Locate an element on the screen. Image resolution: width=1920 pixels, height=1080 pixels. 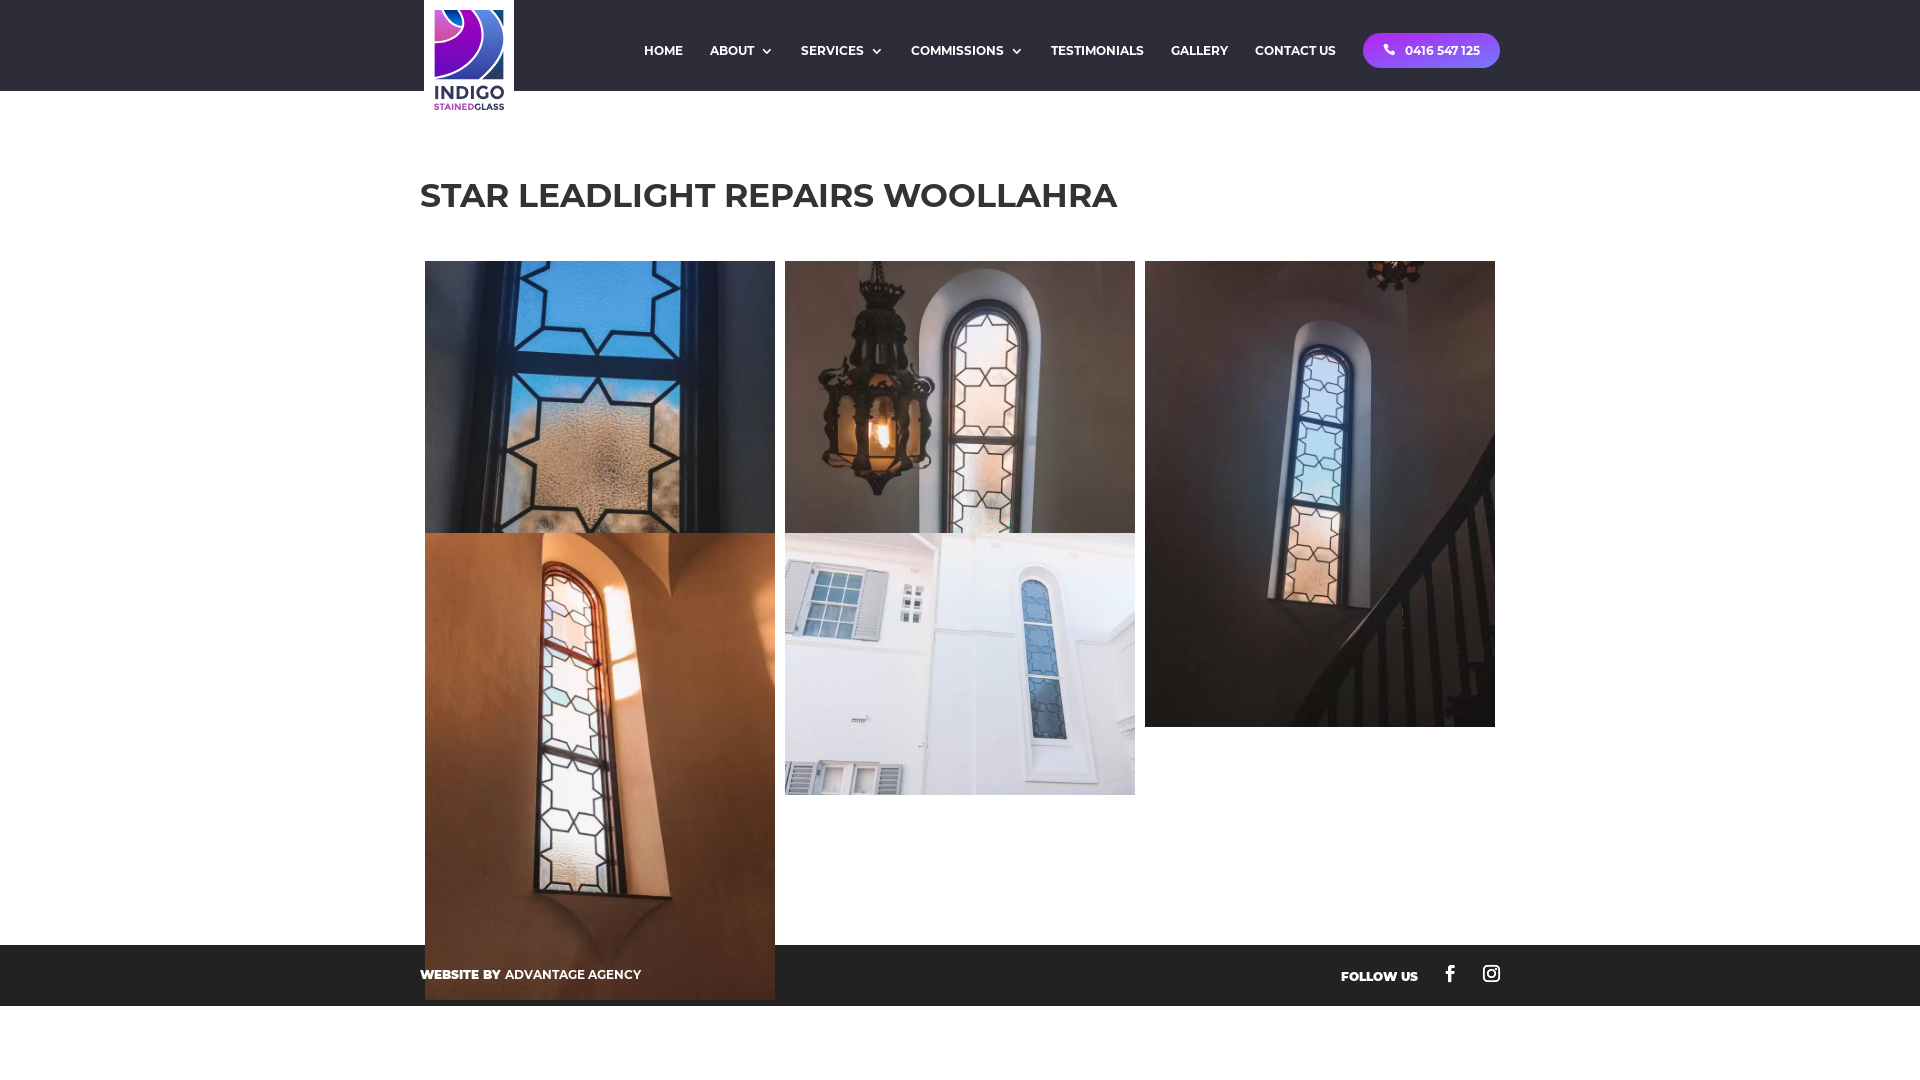
'GALLERY' is located at coordinates (1199, 66).